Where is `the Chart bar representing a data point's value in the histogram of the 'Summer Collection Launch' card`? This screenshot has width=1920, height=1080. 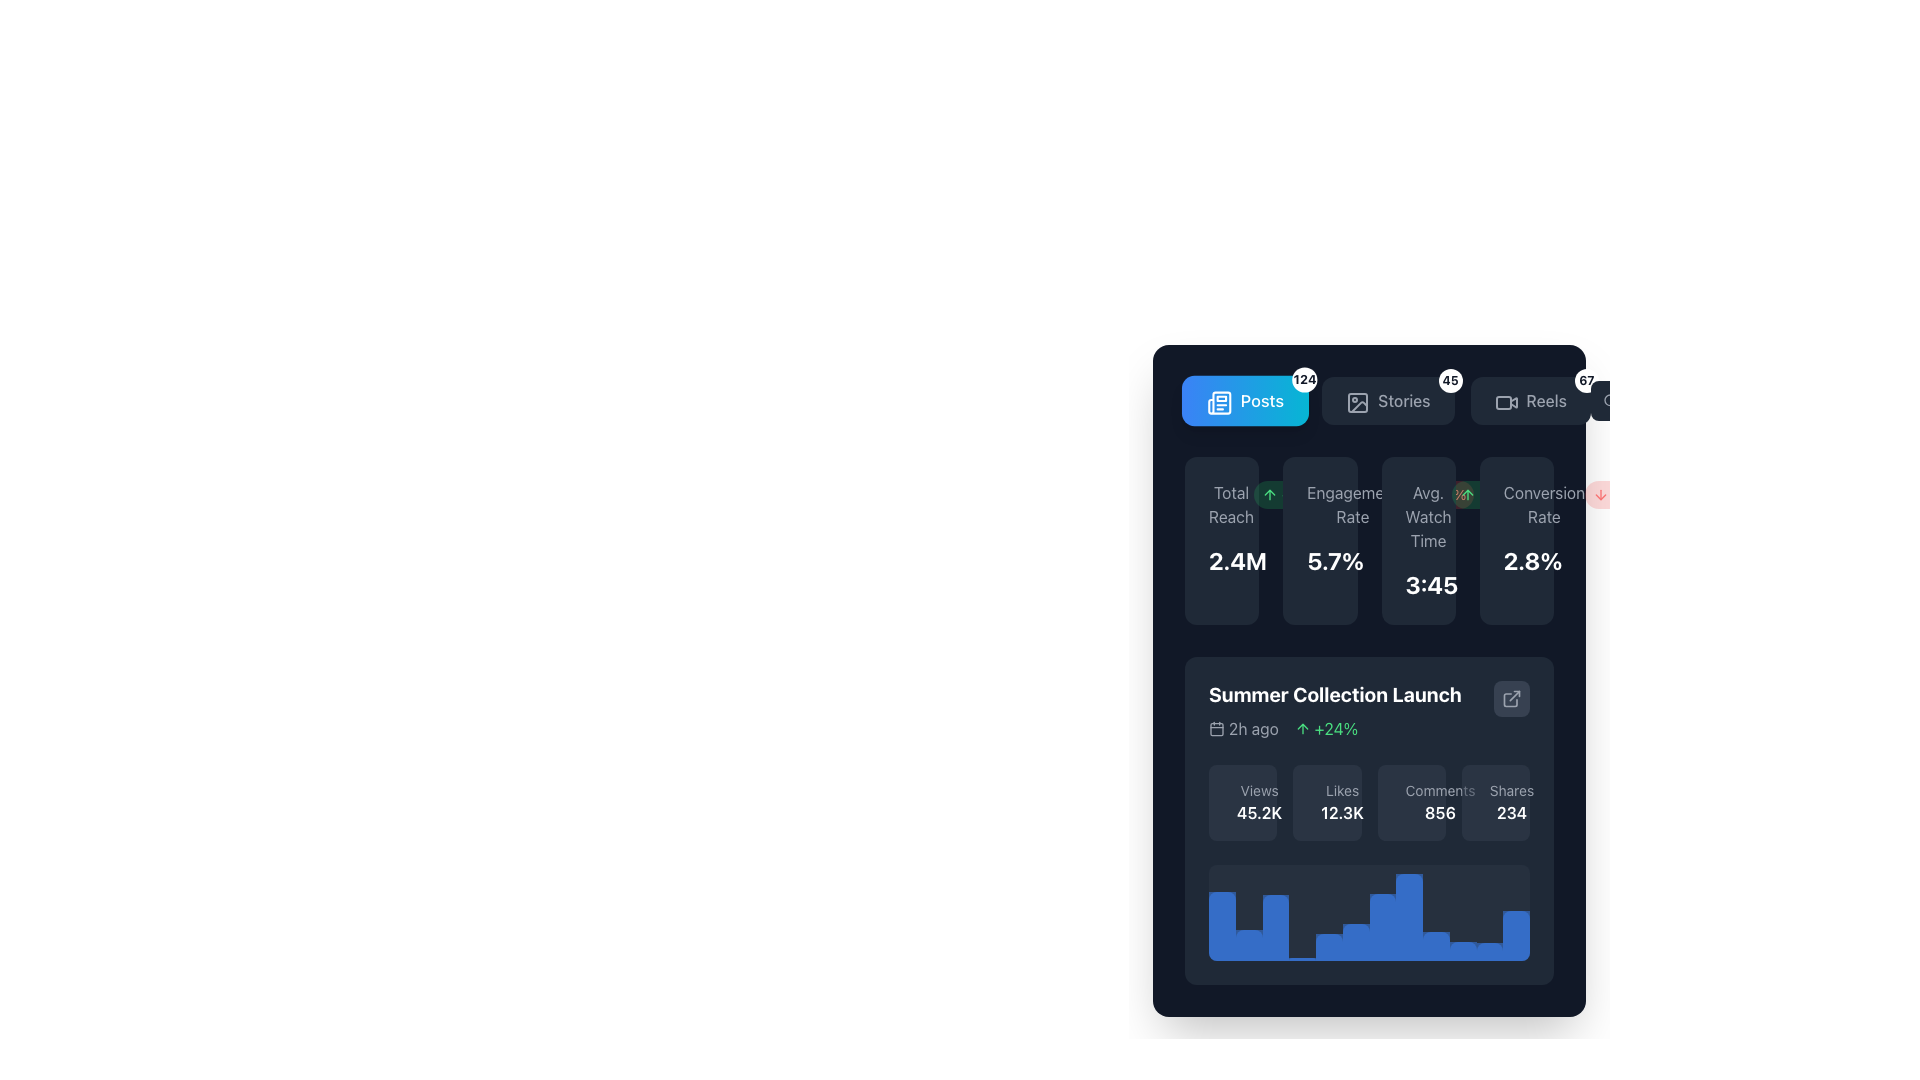
the Chart bar representing a data point's value in the histogram of the 'Summer Collection Launch' card is located at coordinates (1489, 950).